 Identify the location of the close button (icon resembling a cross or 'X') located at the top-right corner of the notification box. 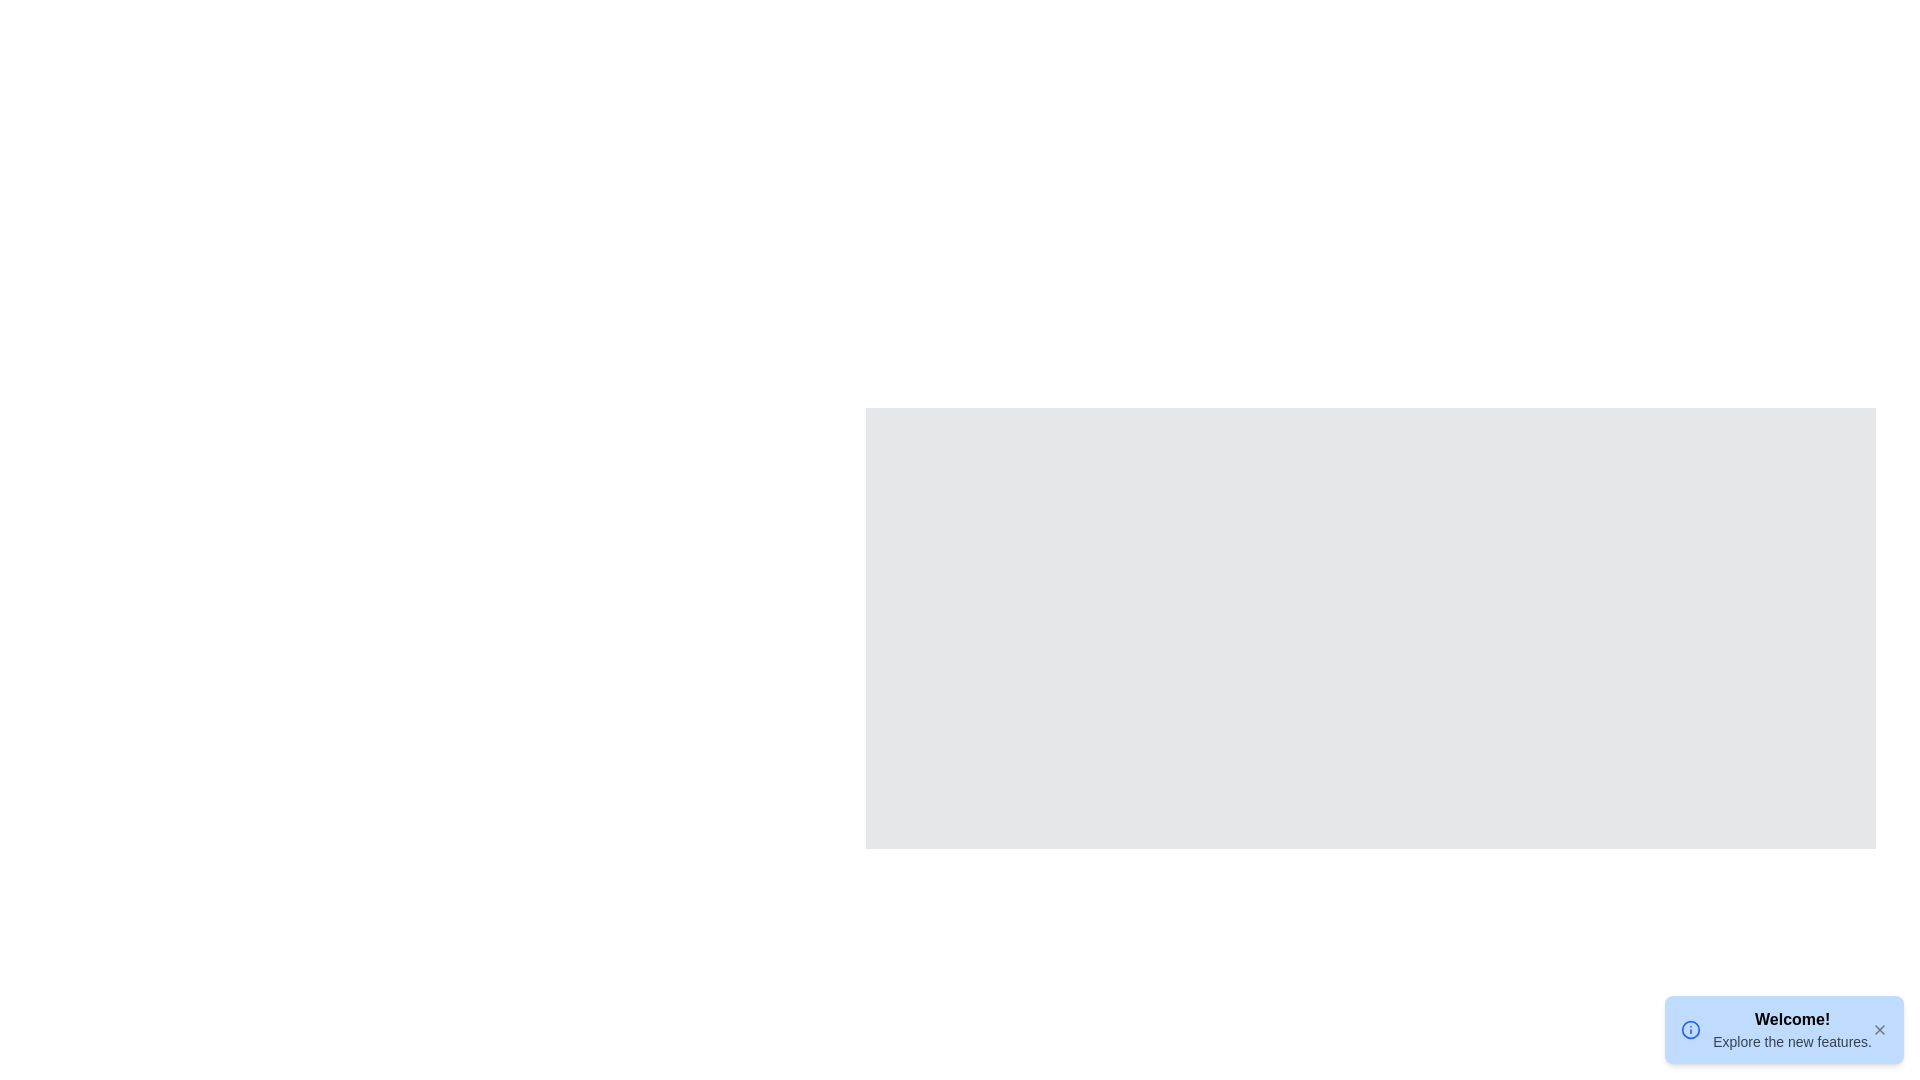
(1879, 1029).